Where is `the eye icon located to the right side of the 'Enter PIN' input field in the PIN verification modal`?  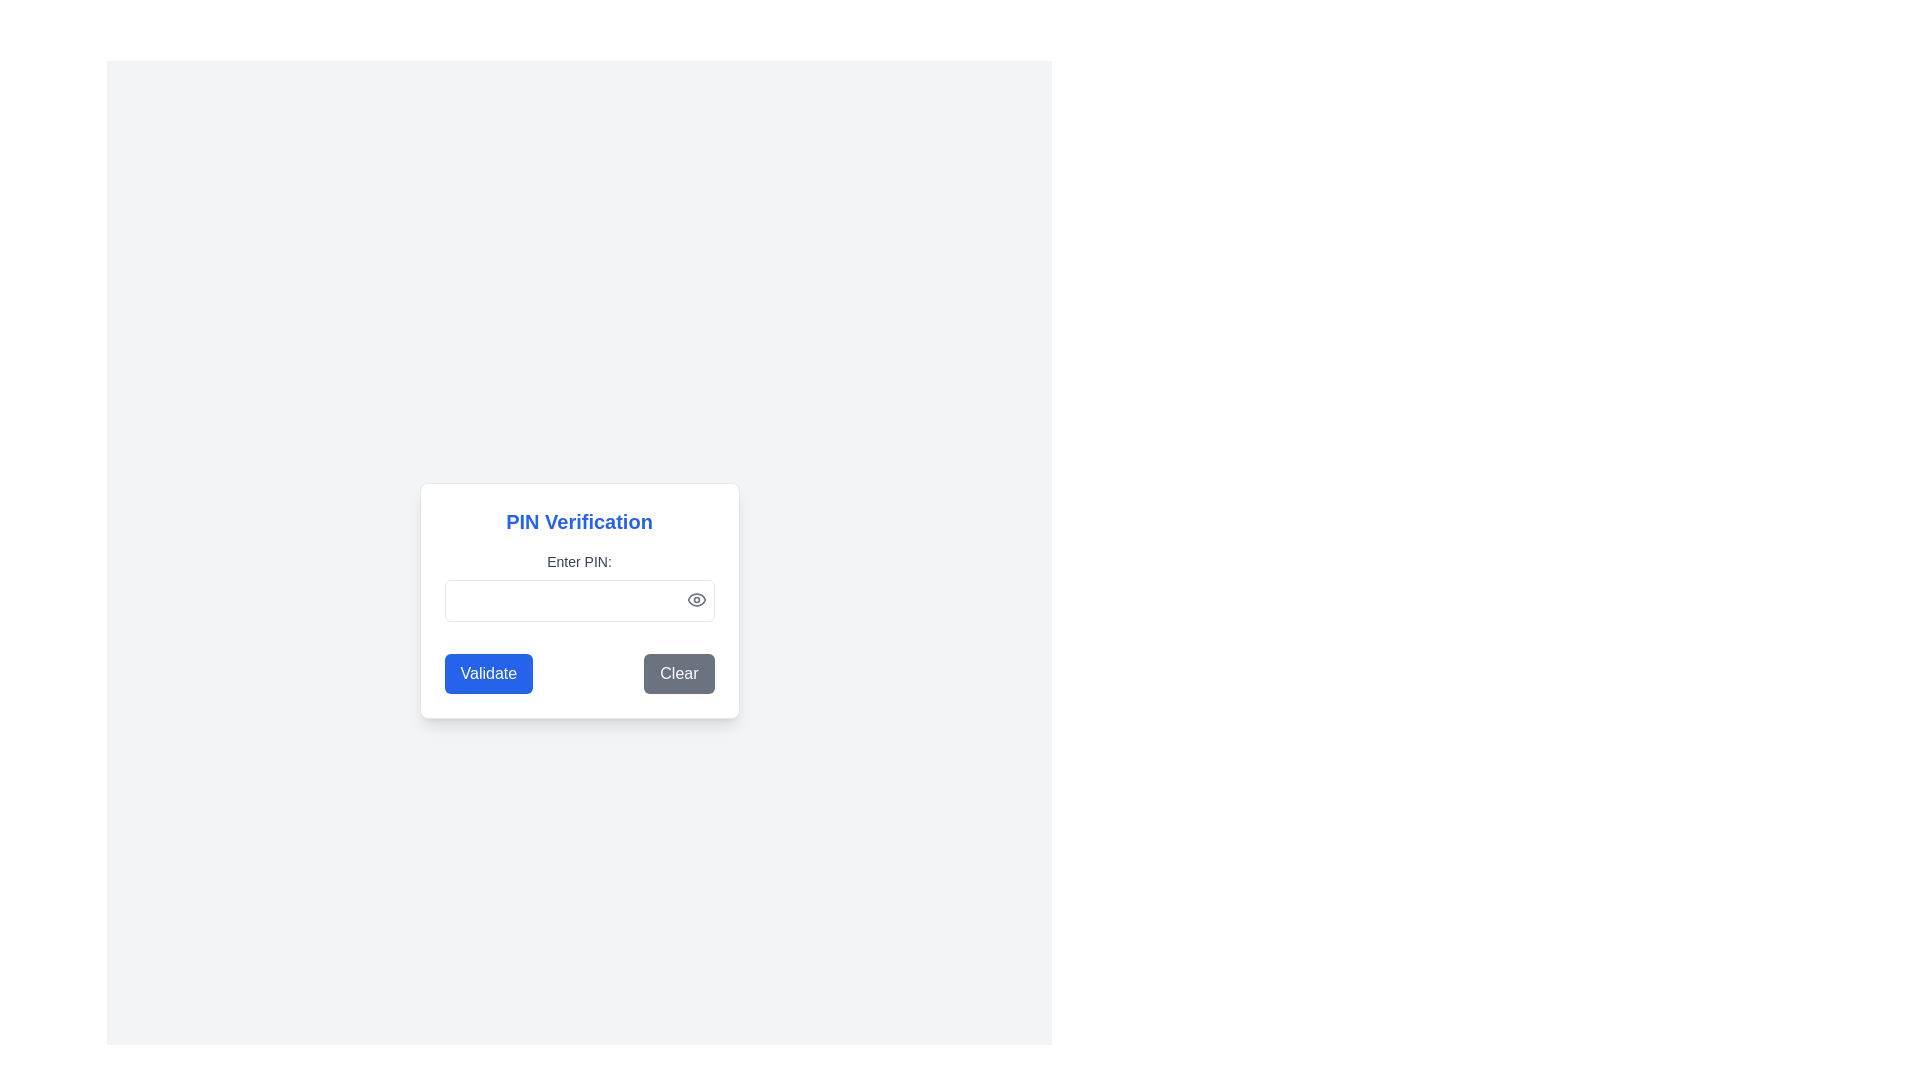 the eye icon located to the right side of the 'Enter PIN' input field in the PIN verification modal is located at coordinates (696, 599).